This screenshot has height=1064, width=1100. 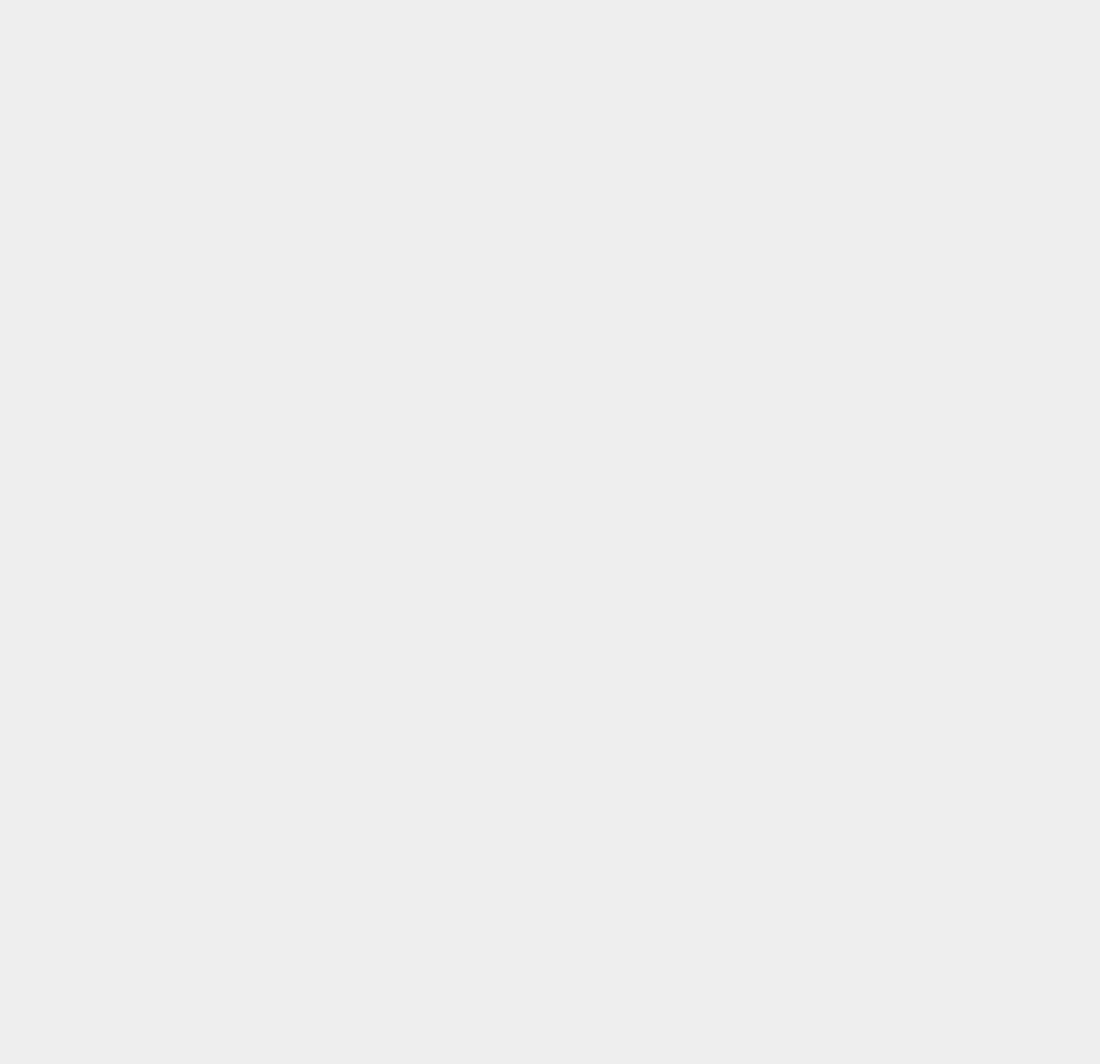 What do you see at coordinates (805, 336) in the screenshot?
I see `'iOS 7.0.5'` at bounding box center [805, 336].